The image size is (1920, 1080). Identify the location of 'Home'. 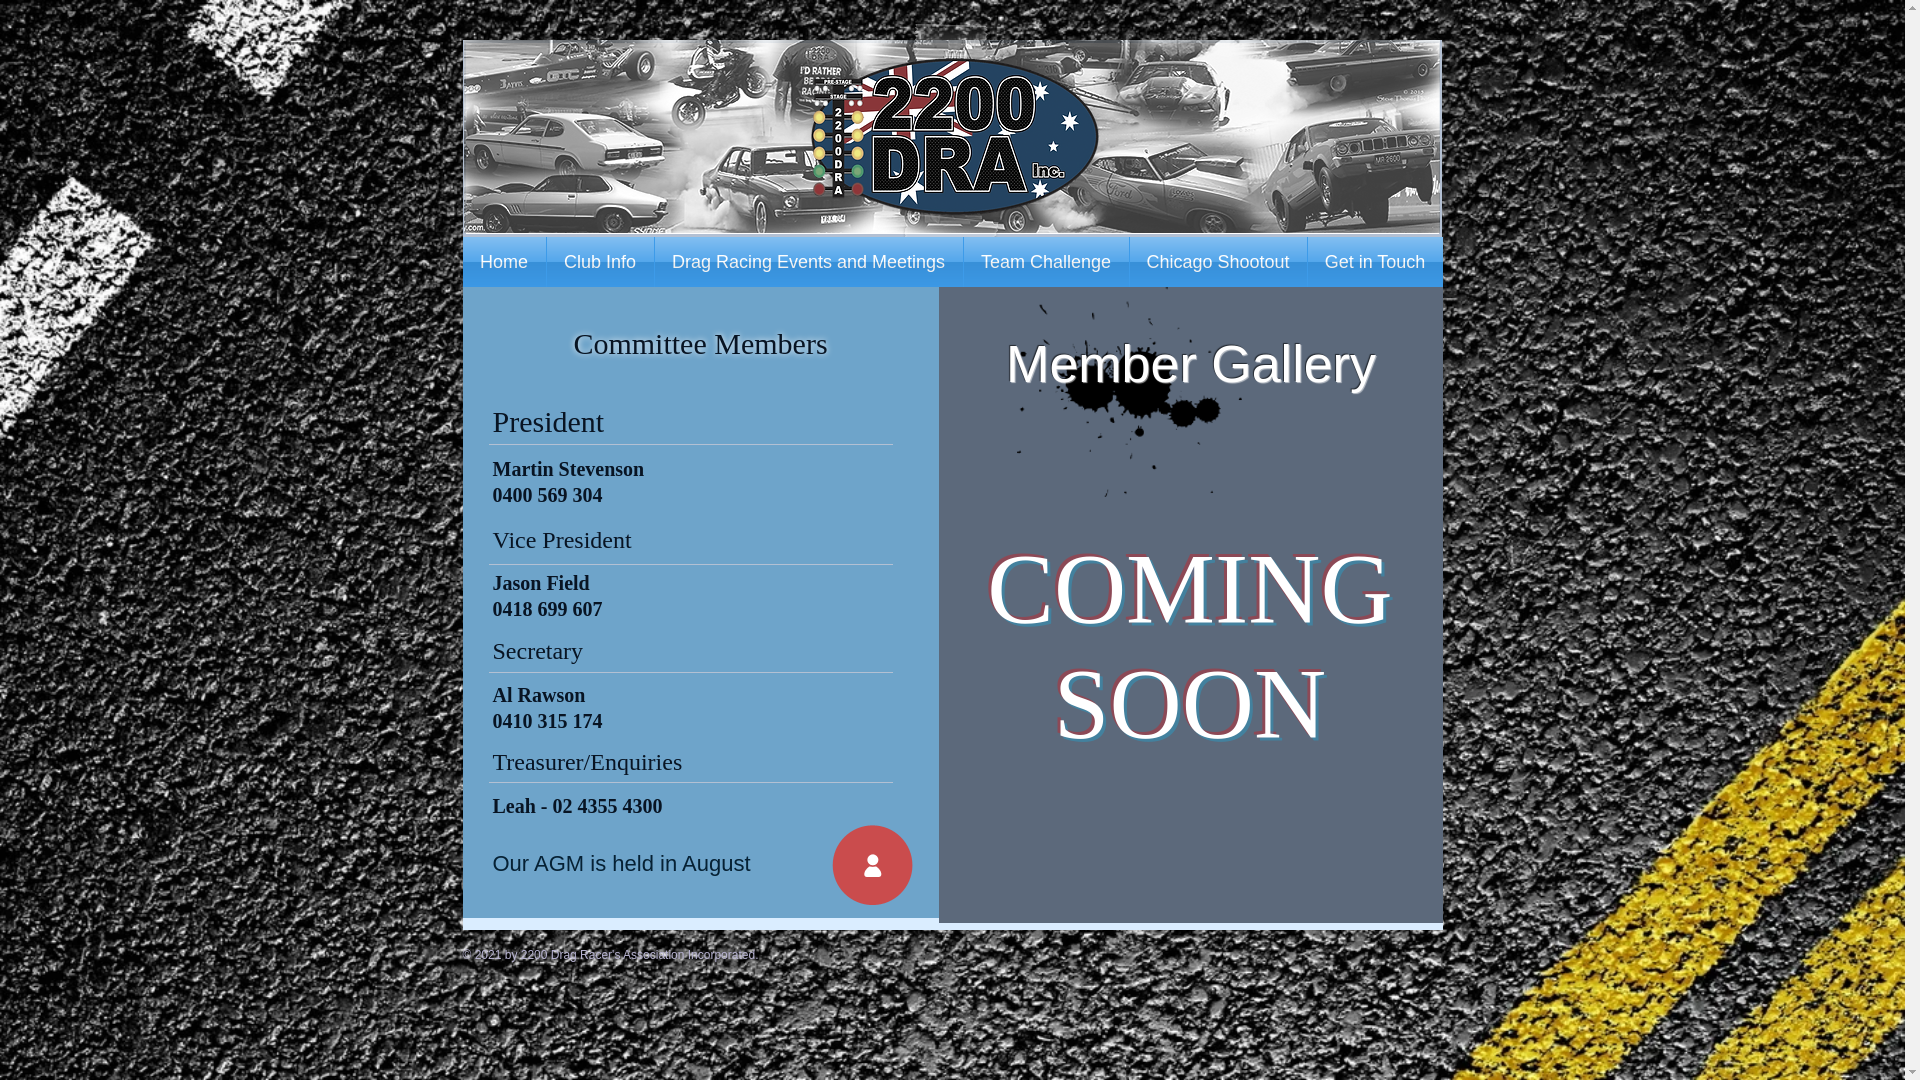
(503, 261).